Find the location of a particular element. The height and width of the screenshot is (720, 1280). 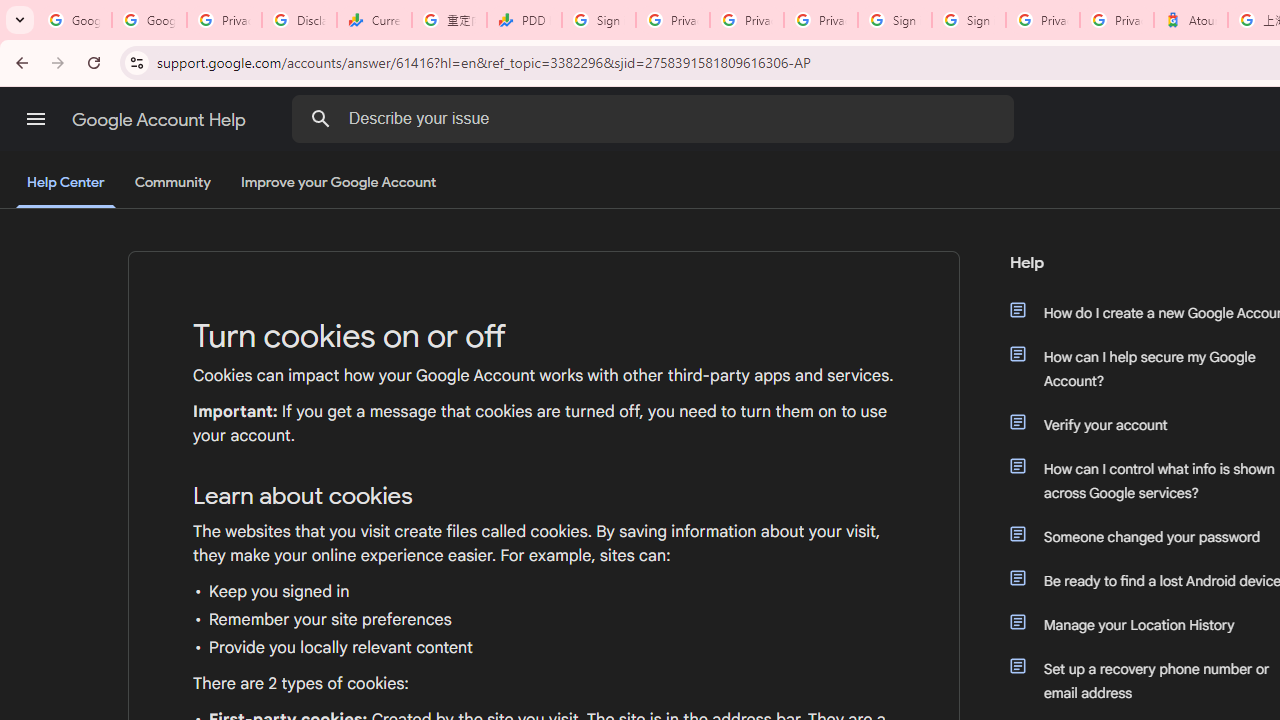

'Community' is located at coordinates (172, 183).